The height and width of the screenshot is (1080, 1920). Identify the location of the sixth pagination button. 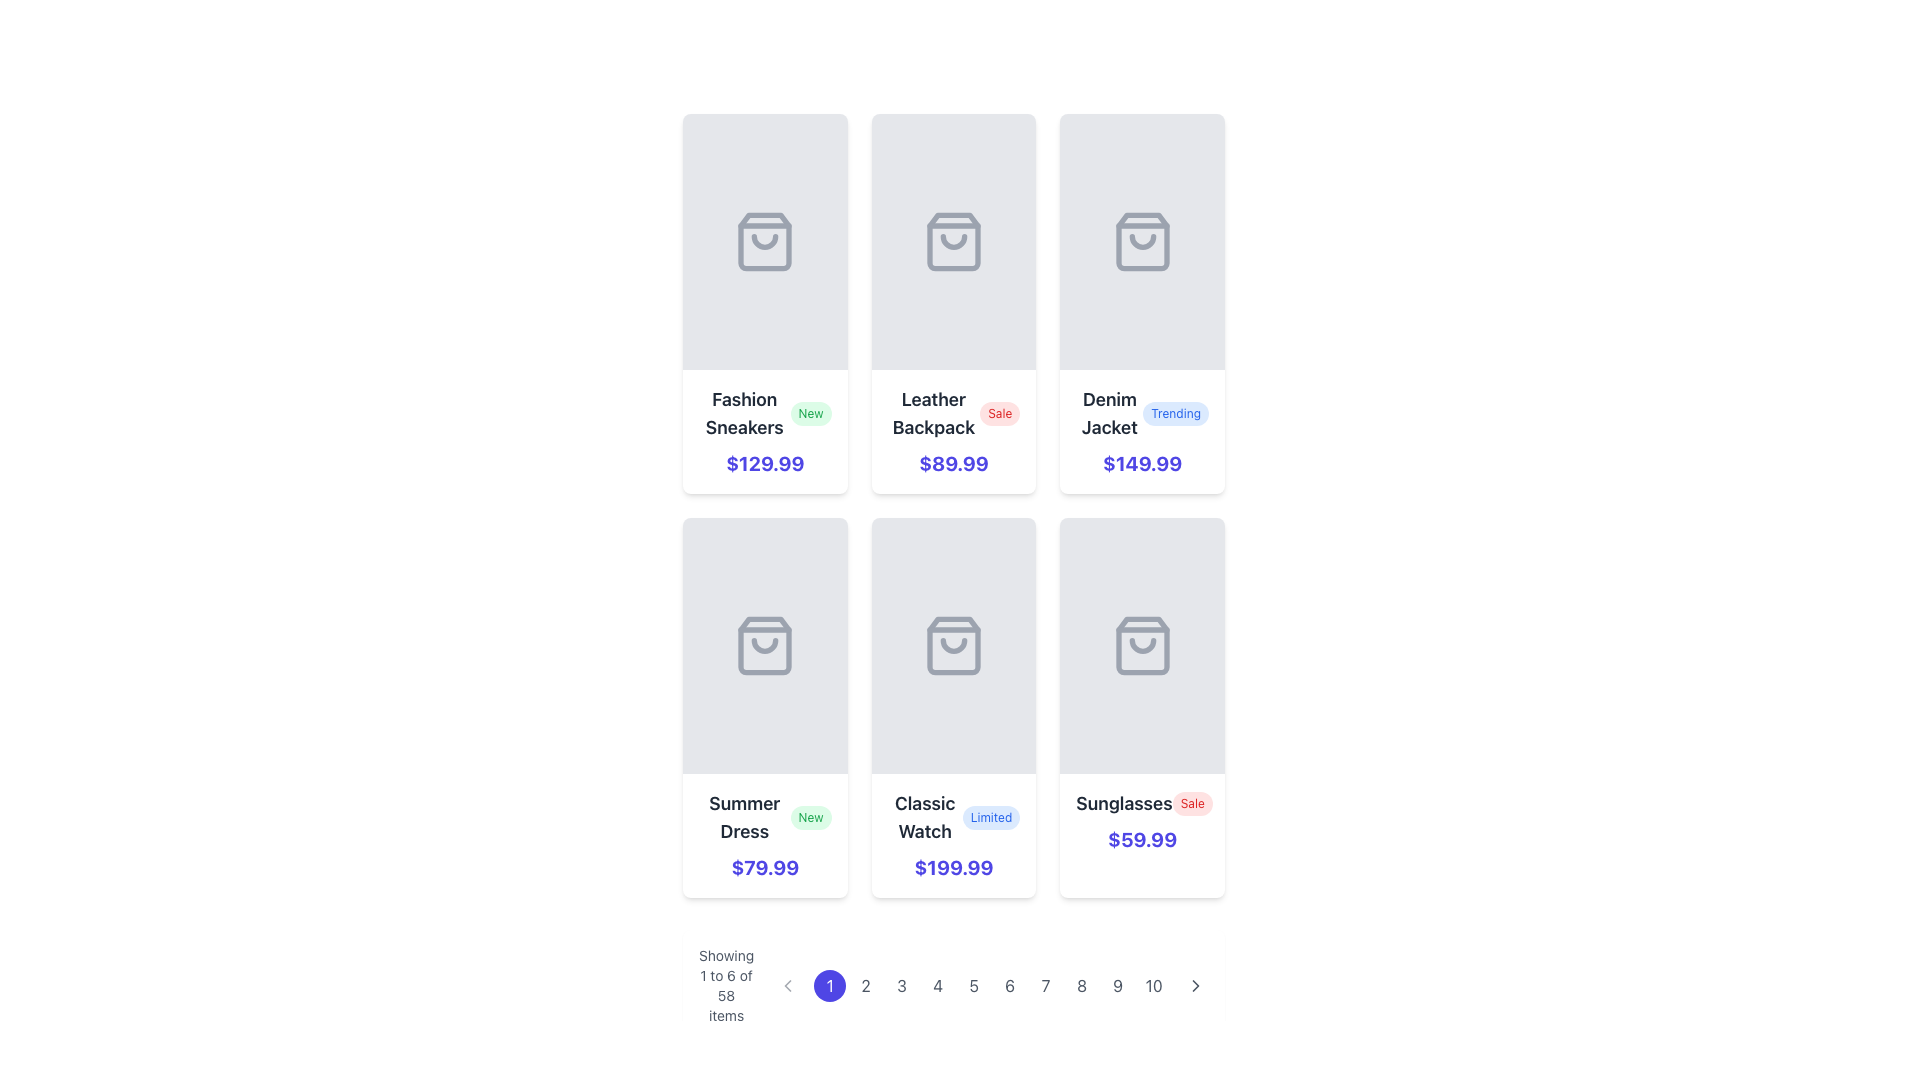
(1009, 985).